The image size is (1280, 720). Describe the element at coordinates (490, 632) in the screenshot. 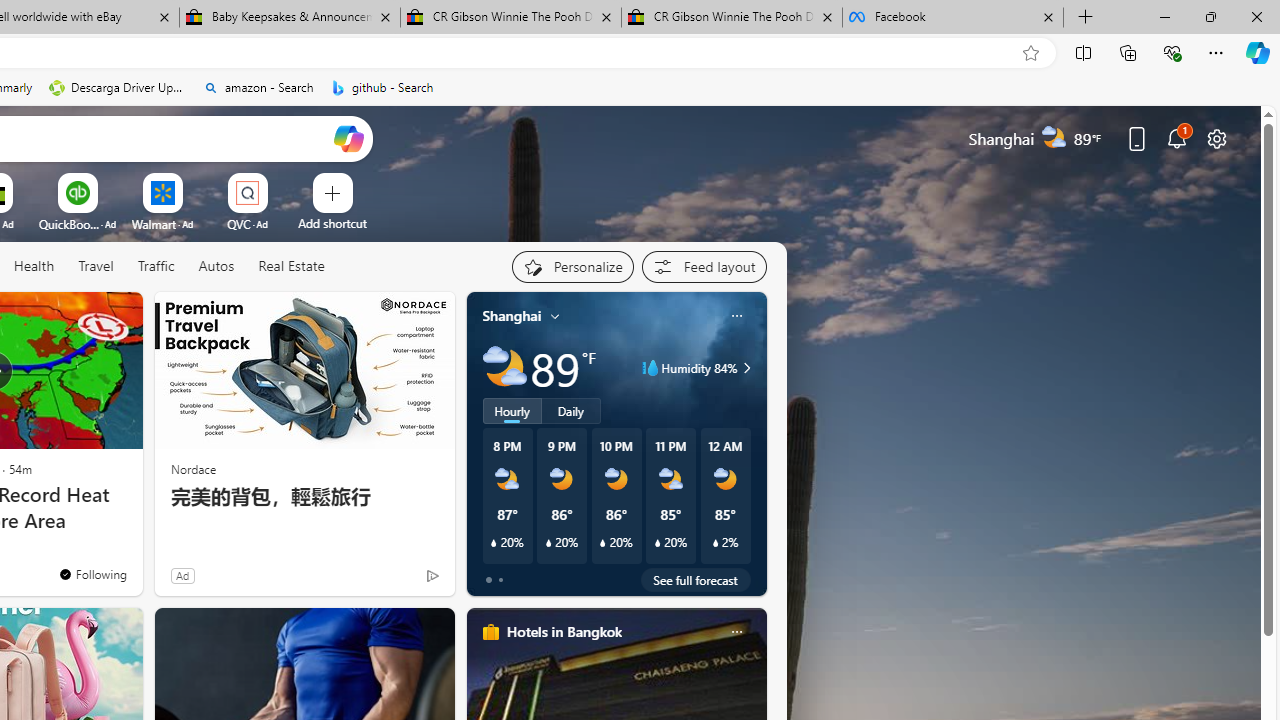

I see `'hotels-header-icon'` at that location.